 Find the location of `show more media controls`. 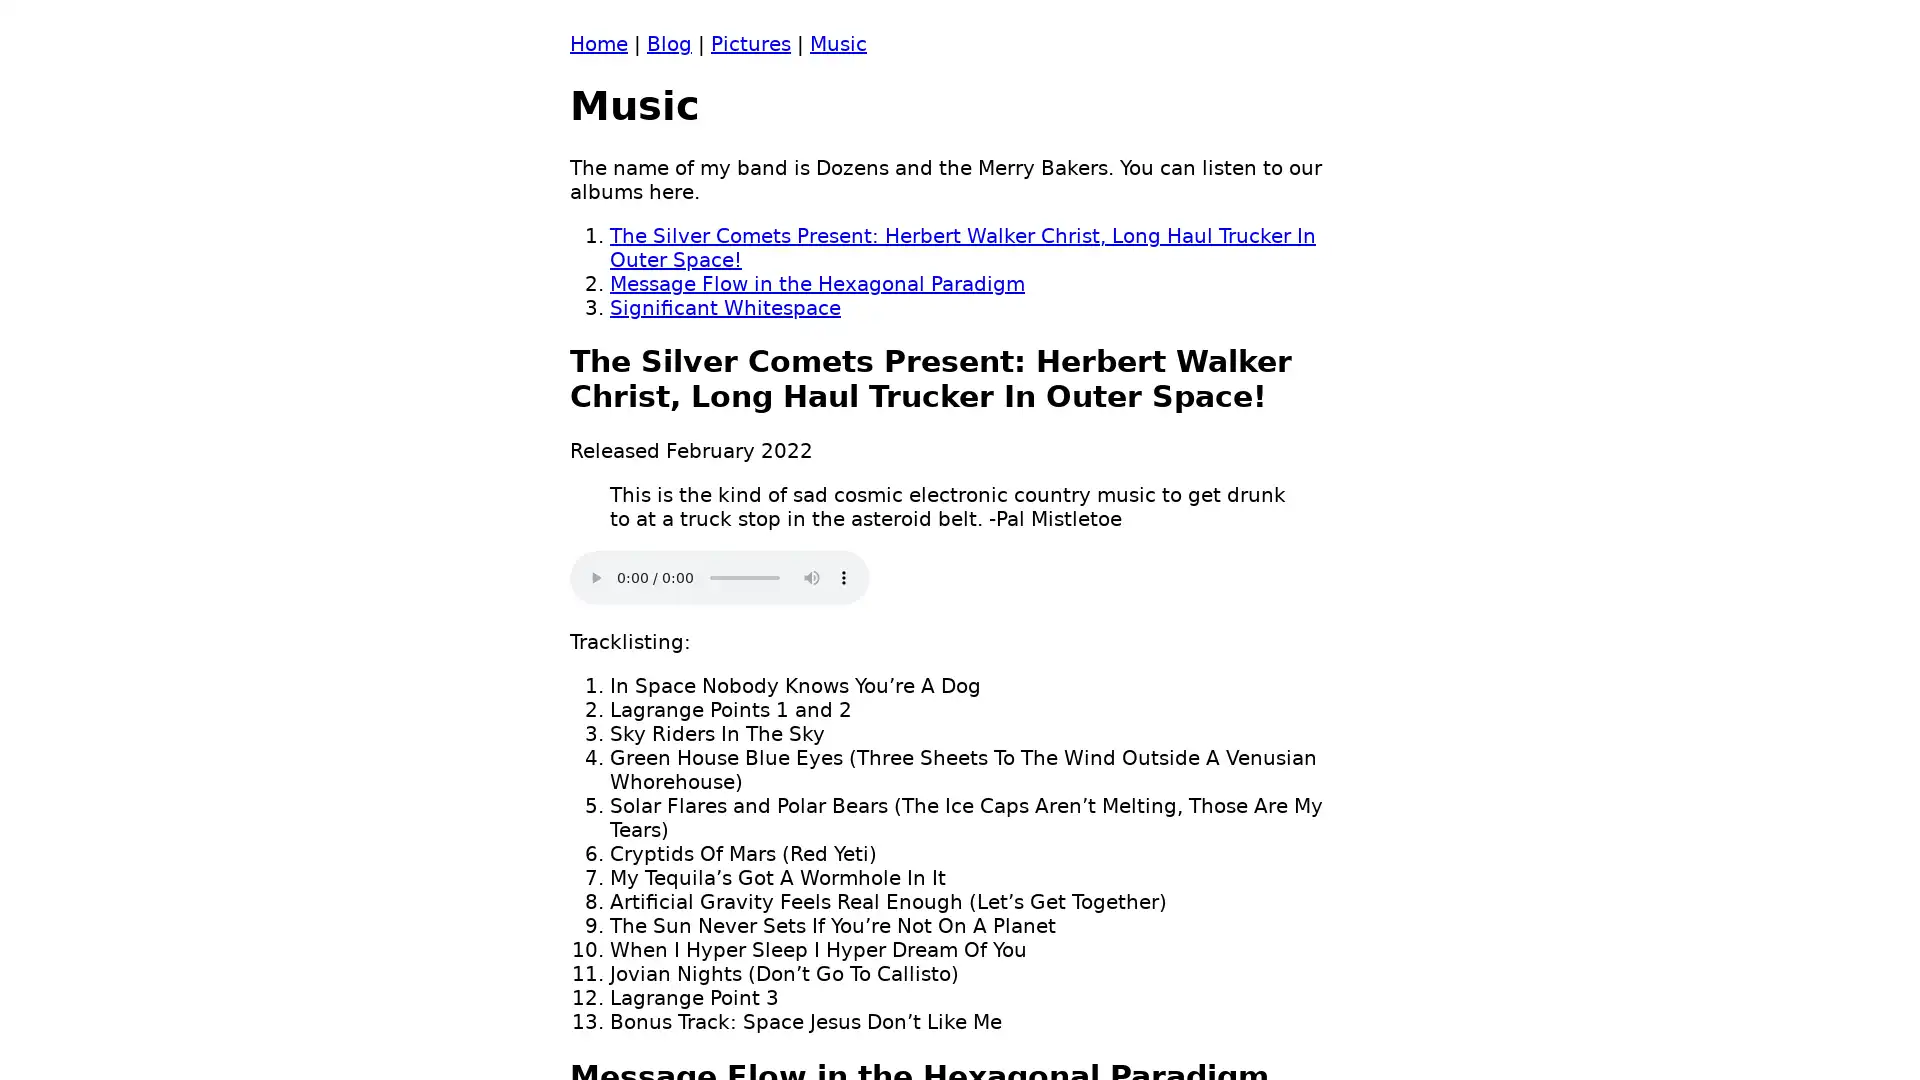

show more media controls is located at coordinates (844, 578).